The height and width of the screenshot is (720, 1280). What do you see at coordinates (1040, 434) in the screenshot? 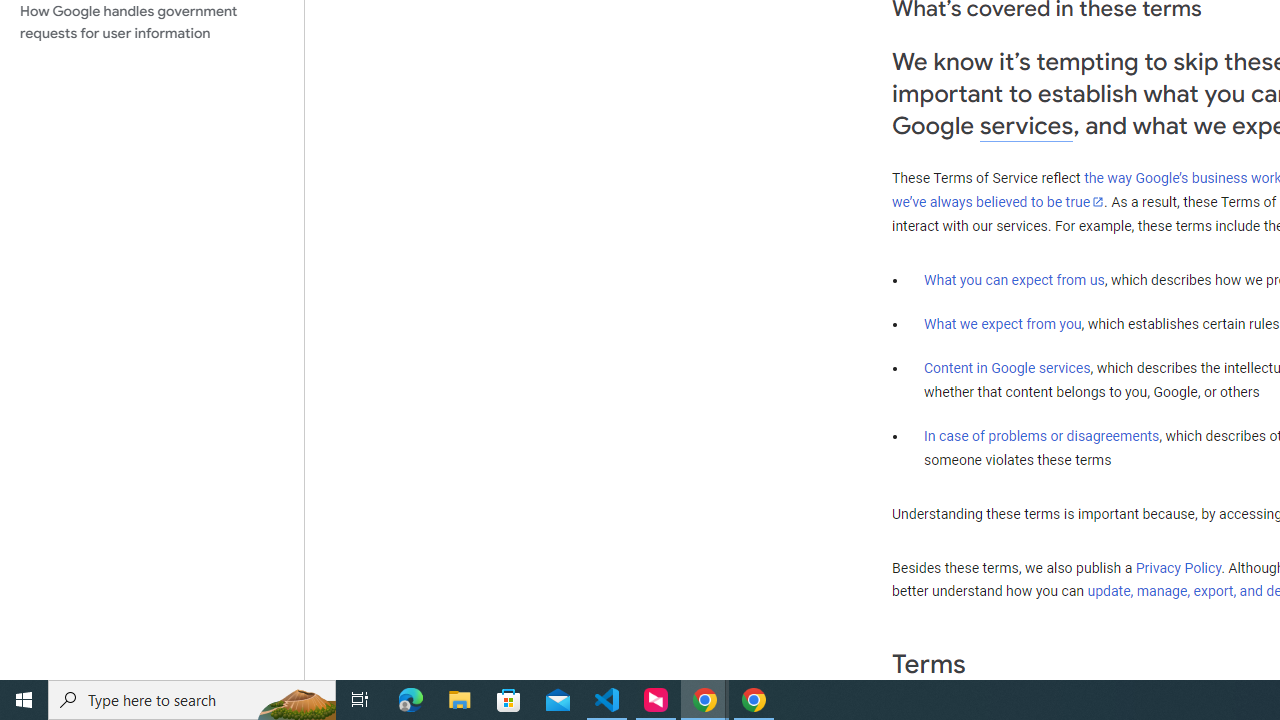
I see `'In case of problems or disagreements'` at bounding box center [1040, 434].